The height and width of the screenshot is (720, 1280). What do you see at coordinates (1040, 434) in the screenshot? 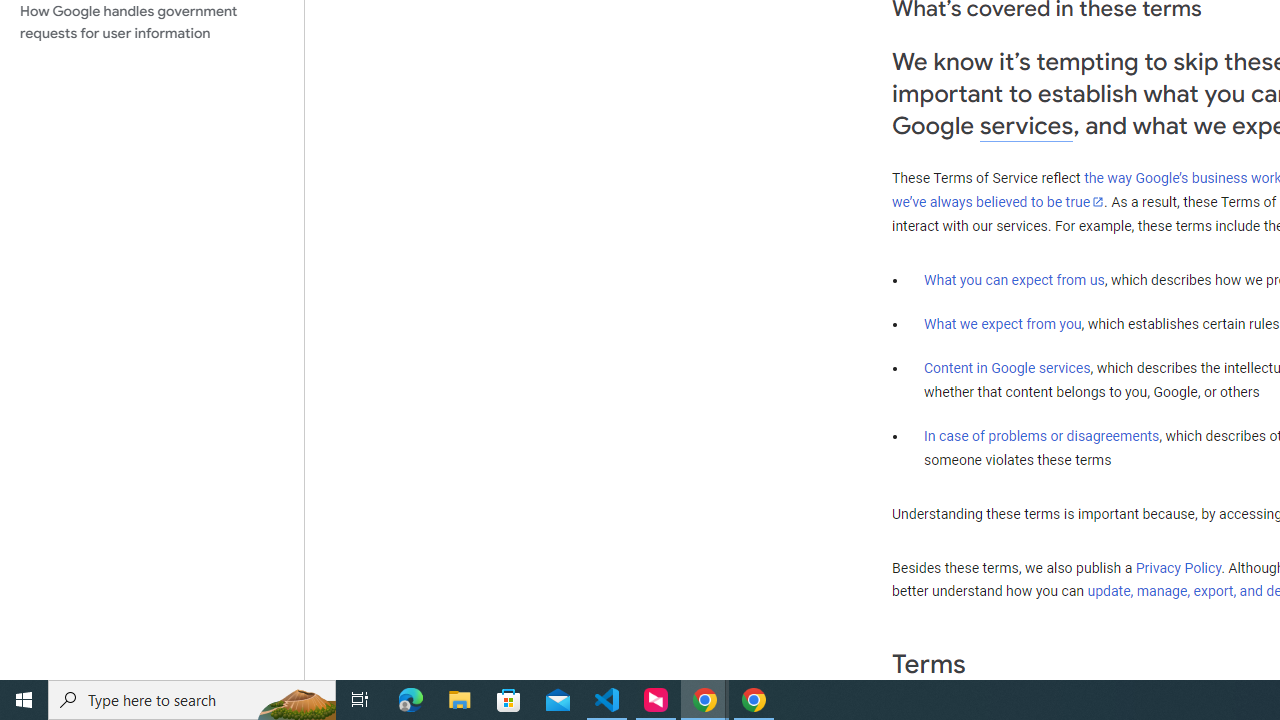
I see `'In case of problems or disagreements'` at bounding box center [1040, 434].